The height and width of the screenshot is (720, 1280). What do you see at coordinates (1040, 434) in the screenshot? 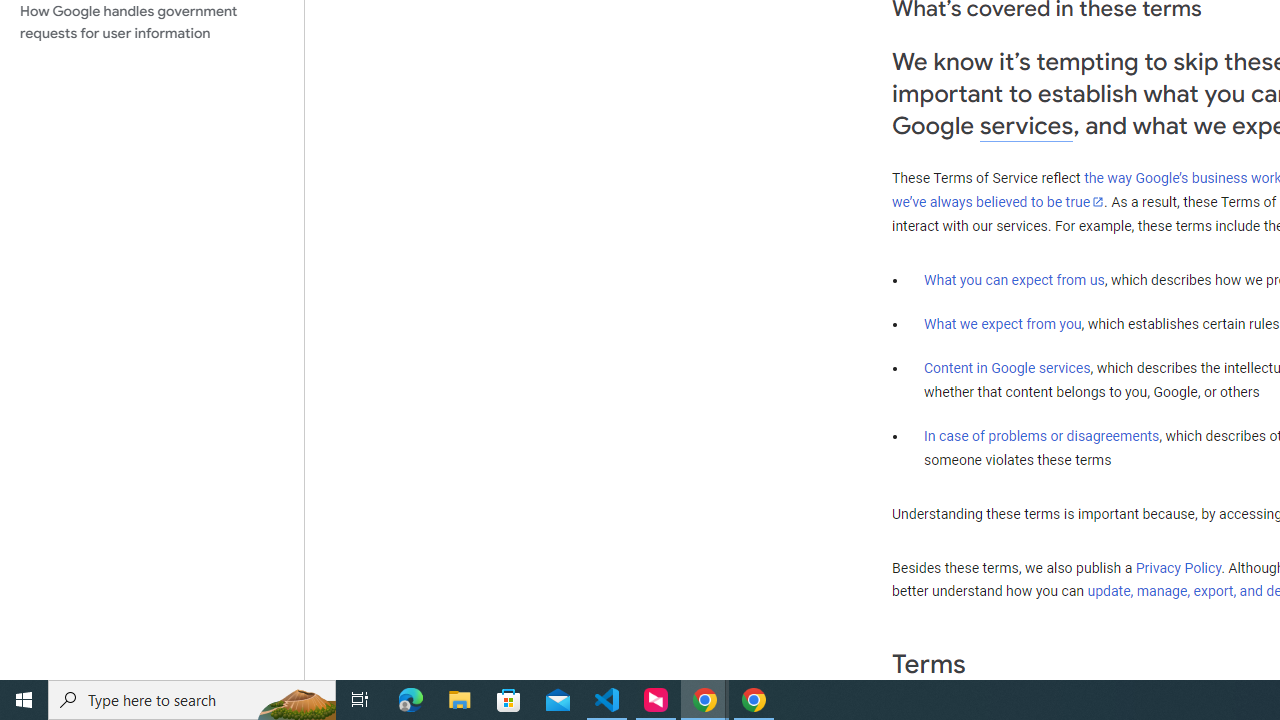
I see `'In case of problems or disagreements'` at bounding box center [1040, 434].